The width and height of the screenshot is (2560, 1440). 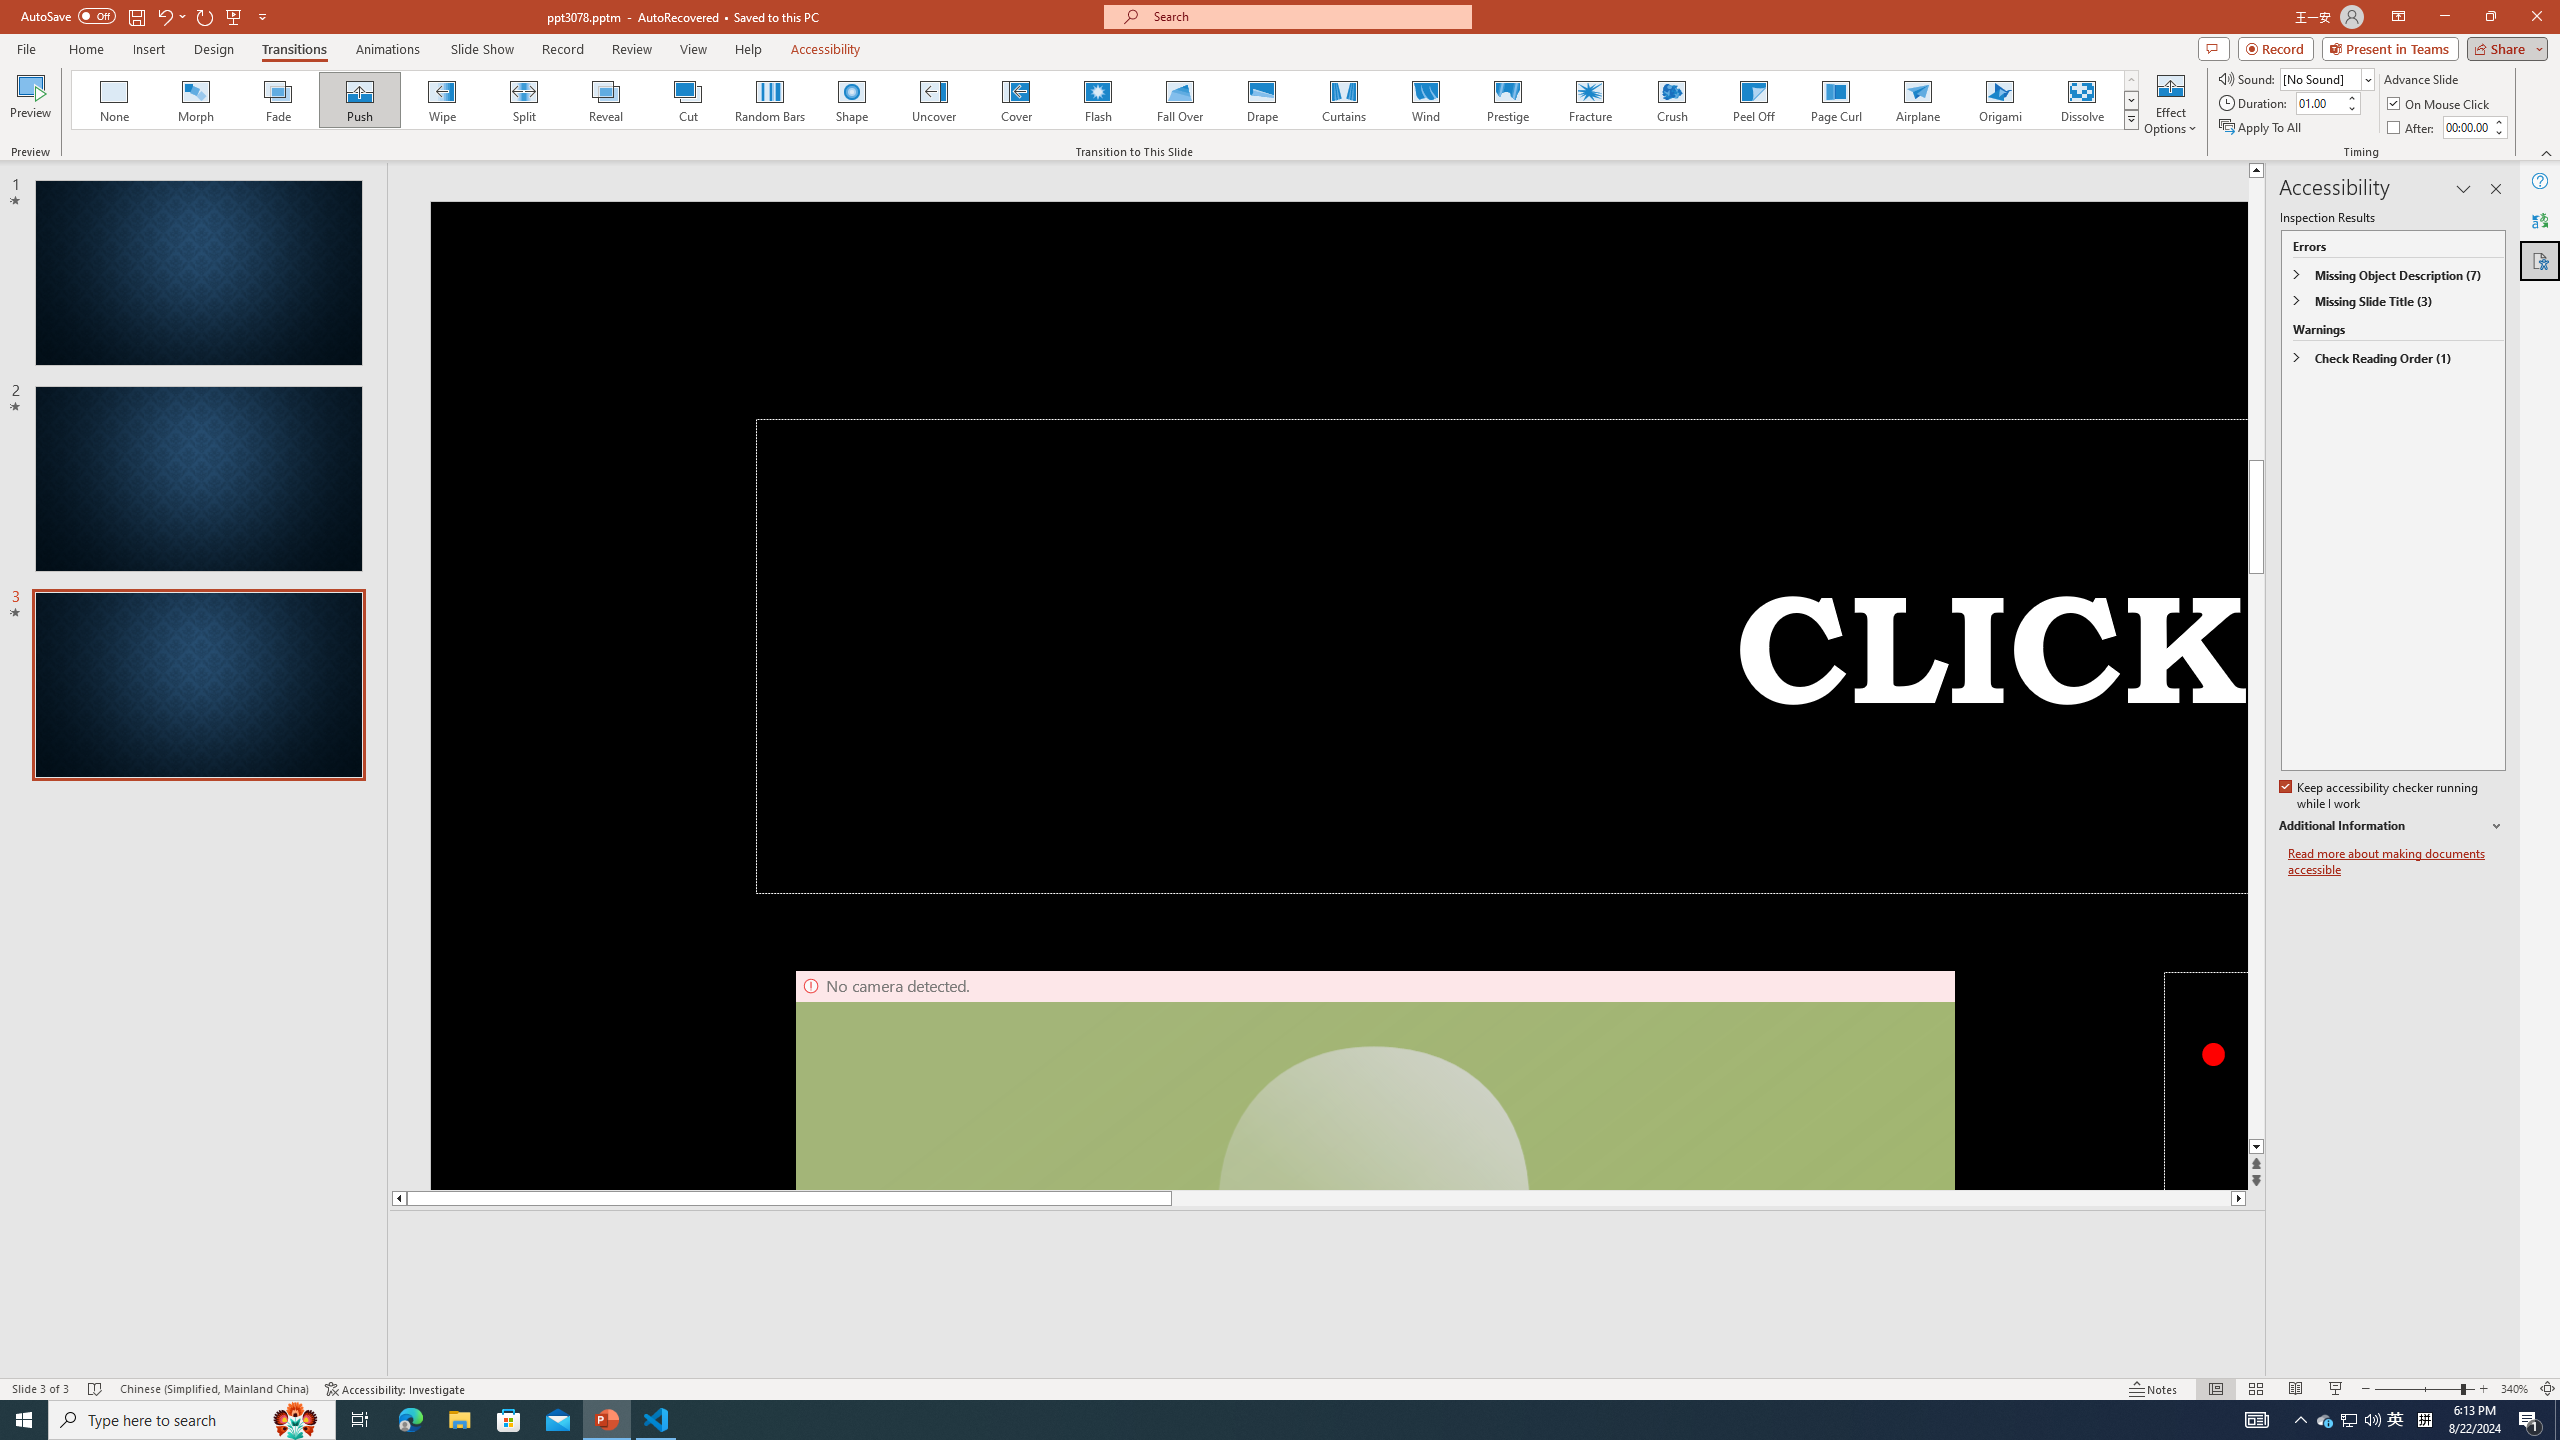 What do you see at coordinates (1507, 99) in the screenshot?
I see `'Prestige'` at bounding box center [1507, 99].